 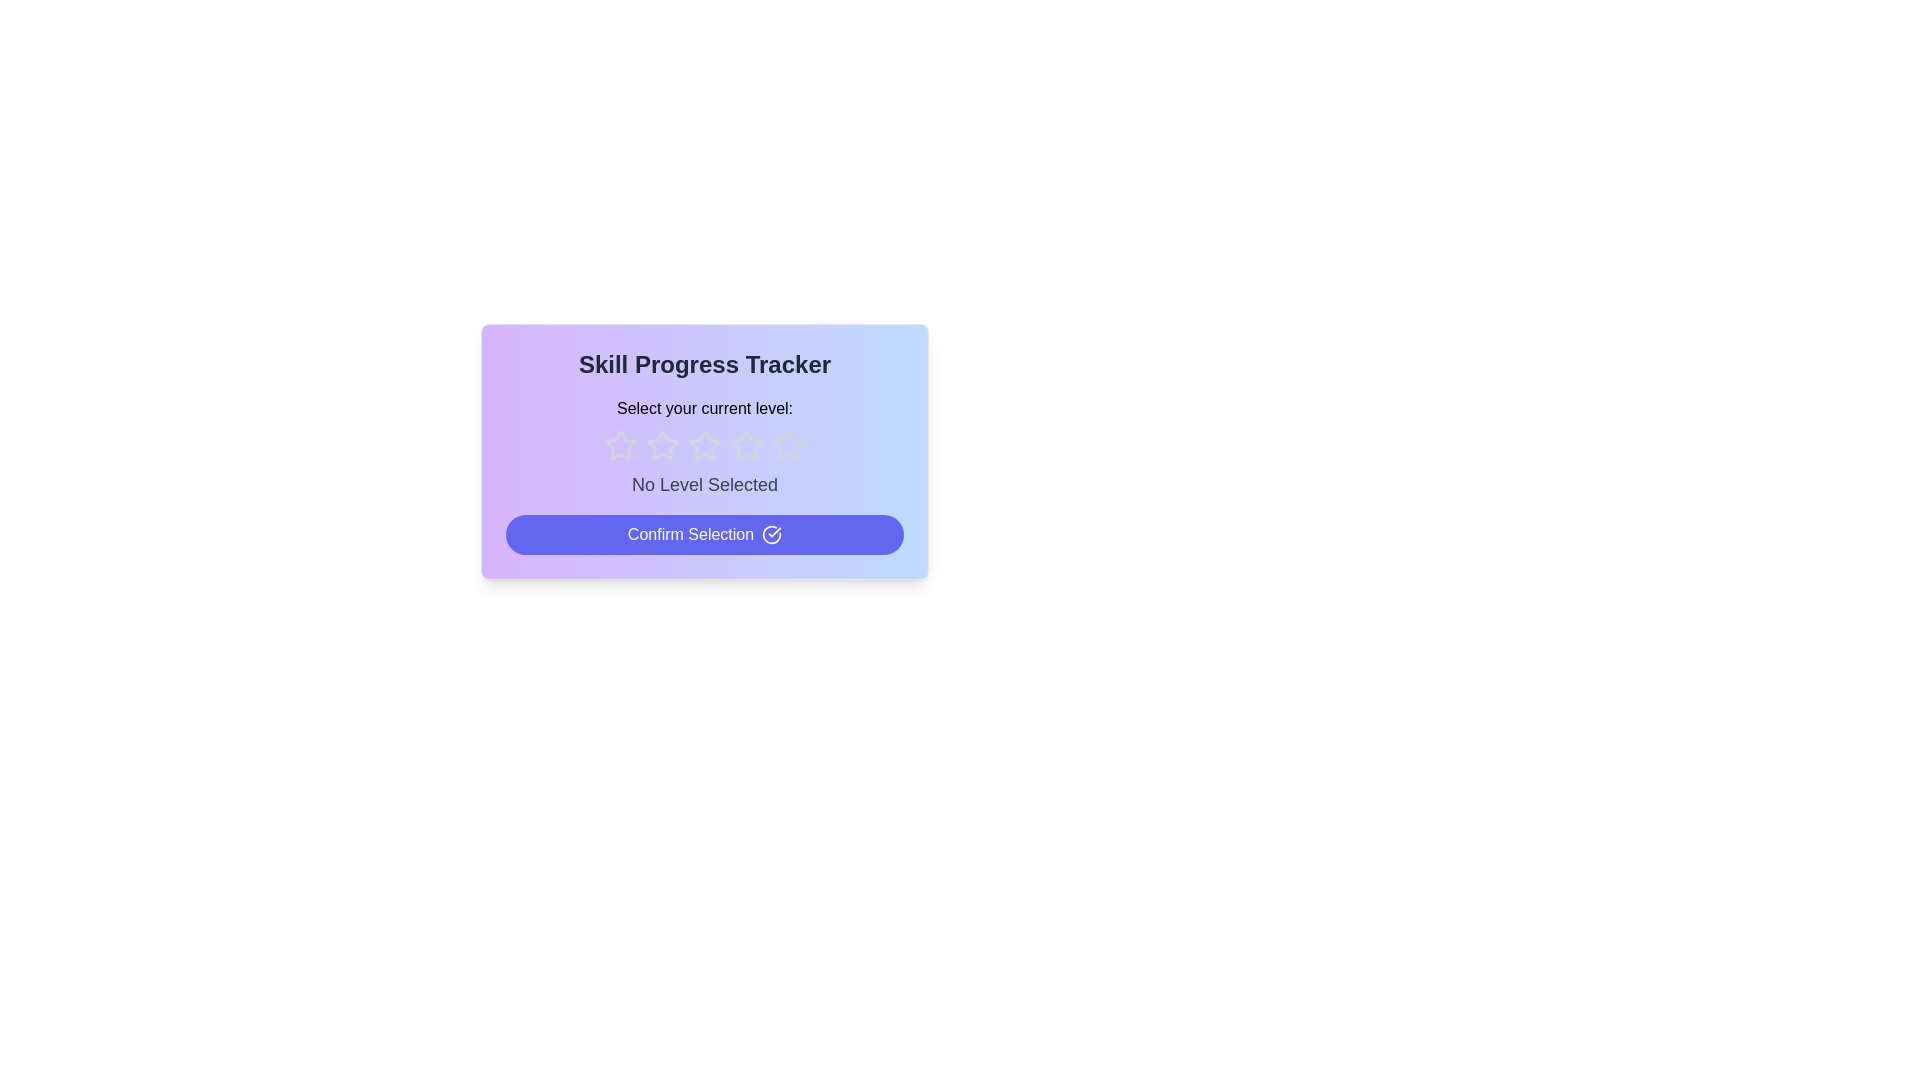 What do you see at coordinates (705, 445) in the screenshot?
I see `the rating to 3 stars by clicking on the corresponding star` at bounding box center [705, 445].